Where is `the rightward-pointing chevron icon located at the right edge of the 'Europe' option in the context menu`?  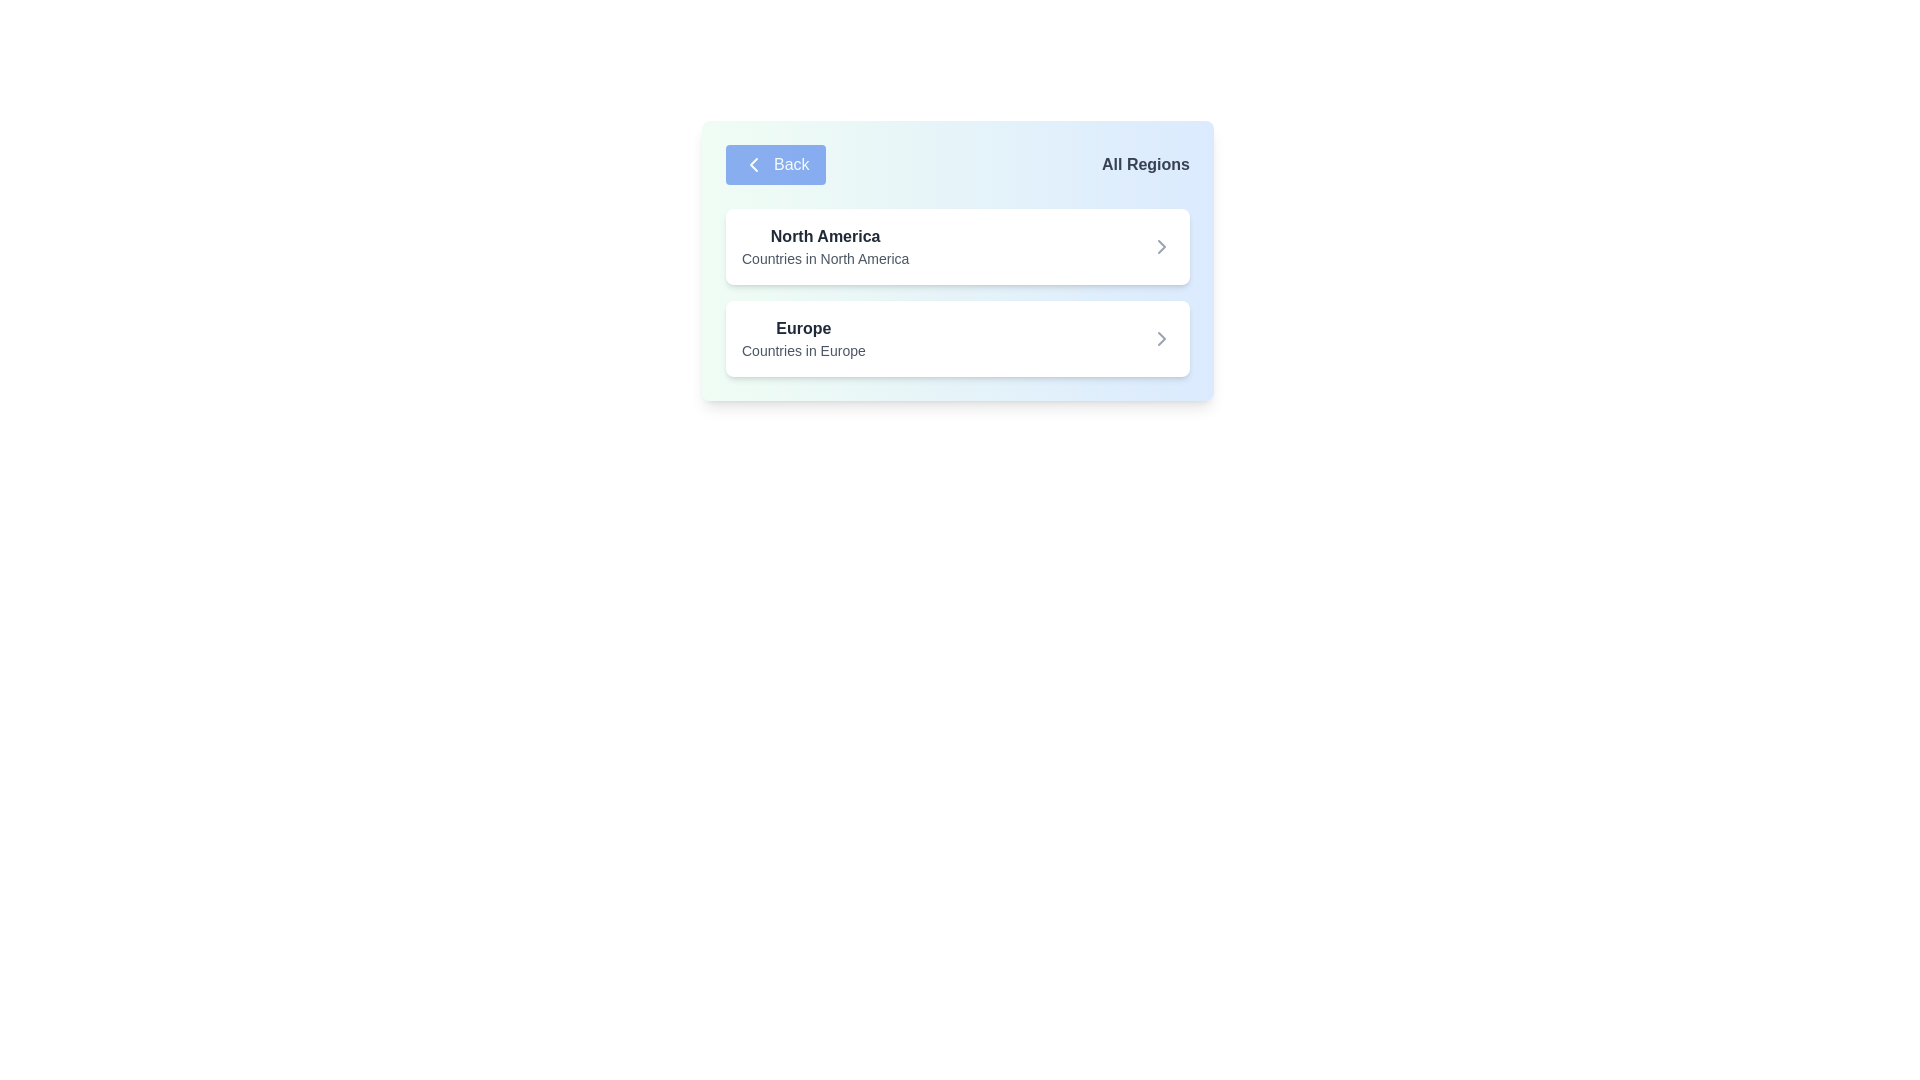
the rightward-pointing chevron icon located at the right edge of the 'Europe' option in the context menu is located at coordinates (1161, 338).